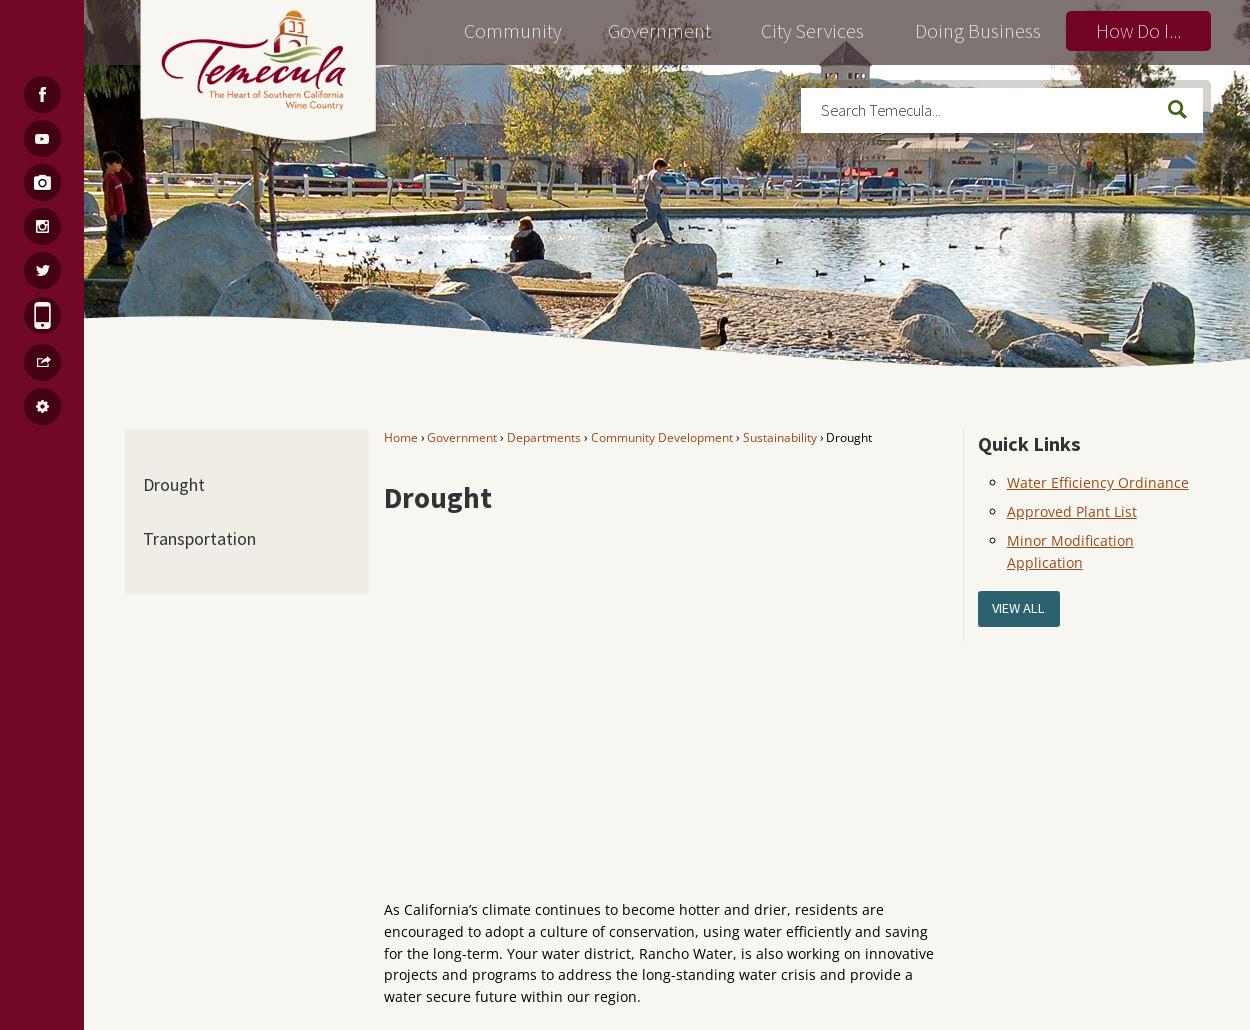  What do you see at coordinates (1070, 510) in the screenshot?
I see `'Approved Plant List'` at bounding box center [1070, 510].